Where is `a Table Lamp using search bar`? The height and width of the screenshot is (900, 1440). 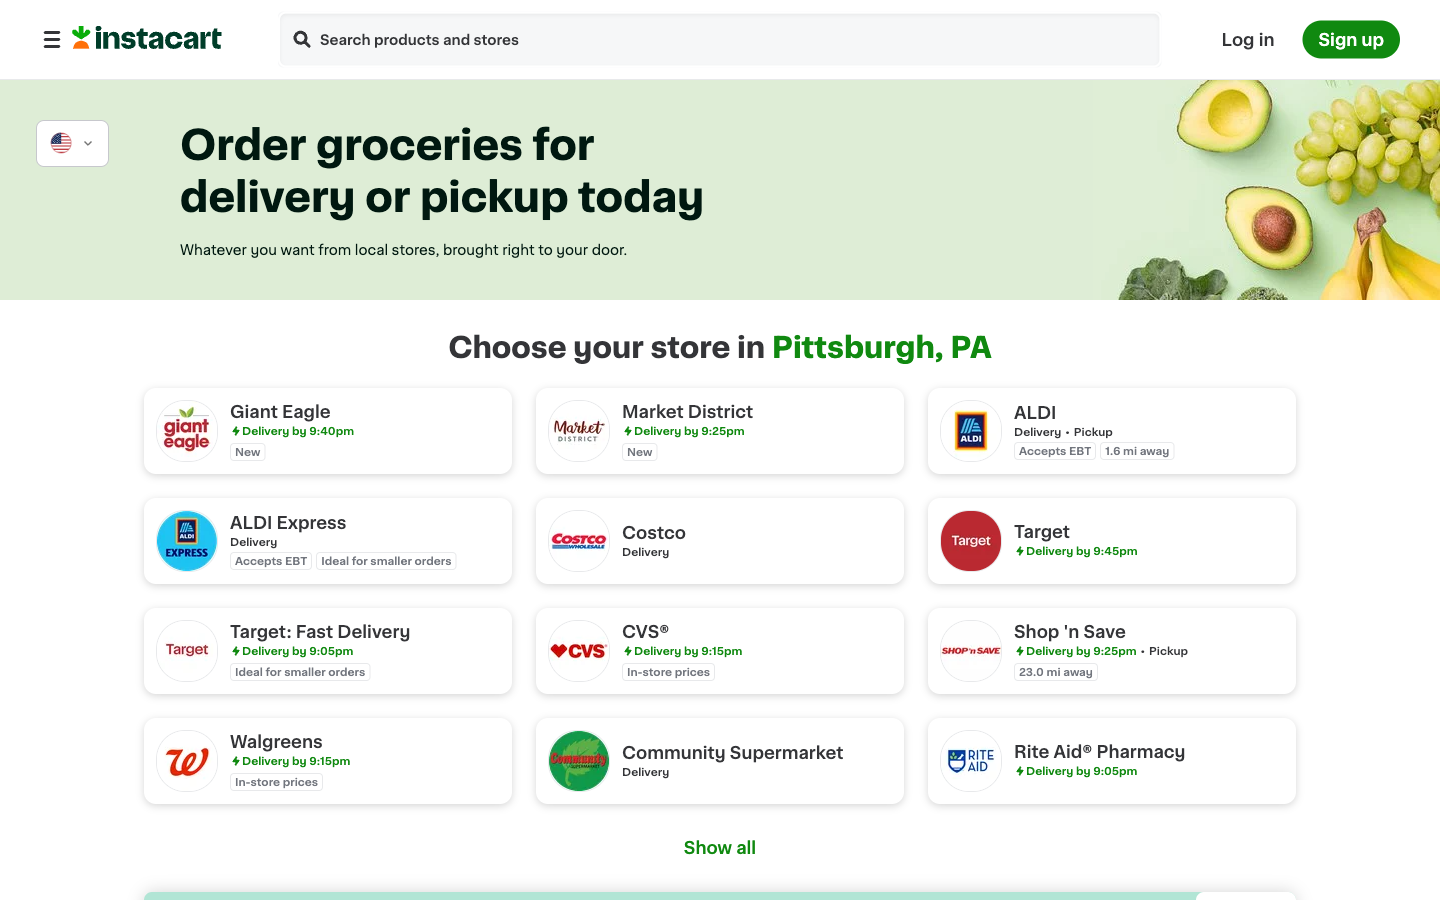 a Table Lamp using search bar is located at coordinates (301, 40).